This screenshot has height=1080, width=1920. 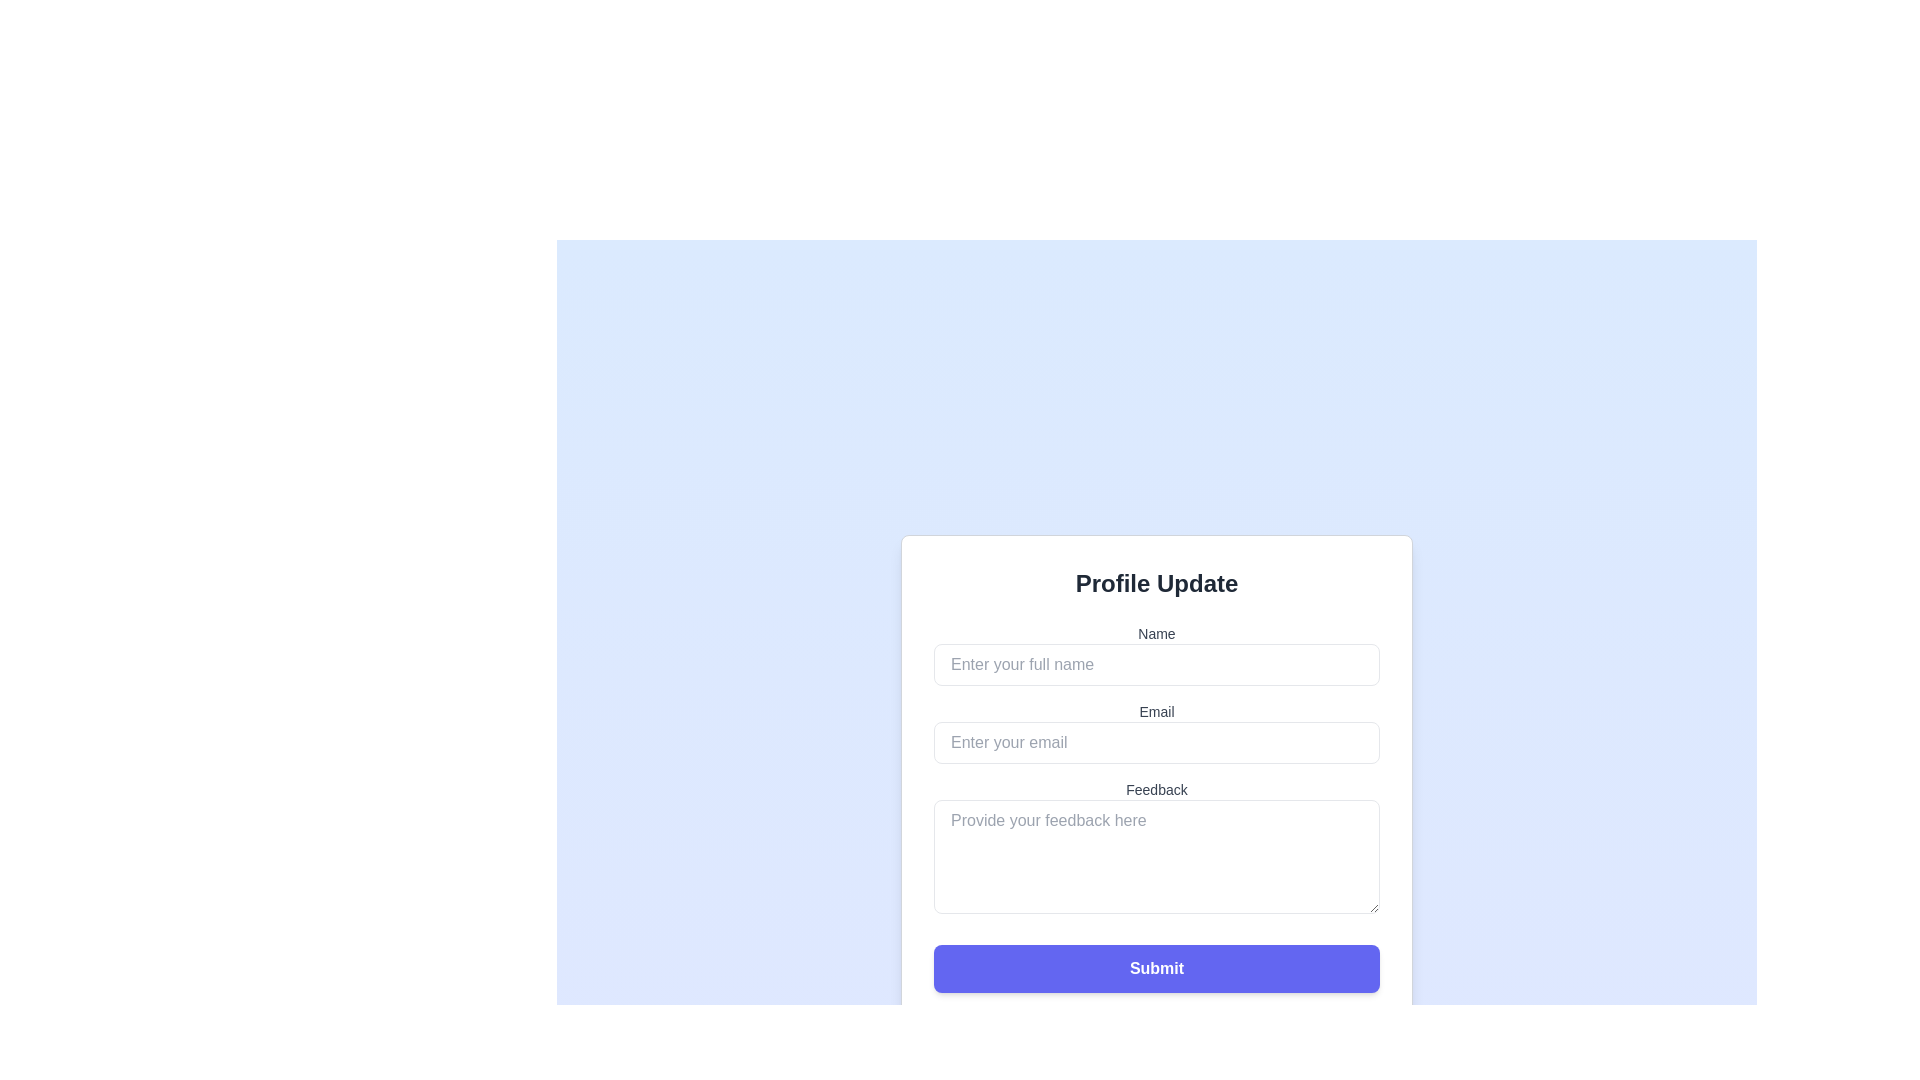 What do you see at coordinates (1156, 710) in the screenshot?
I see `the 'Email' text label, which is a small gray text label in a sans-serif font, positioned centrally within the form layout, above the email input field` at bounding box center [1156, 710].